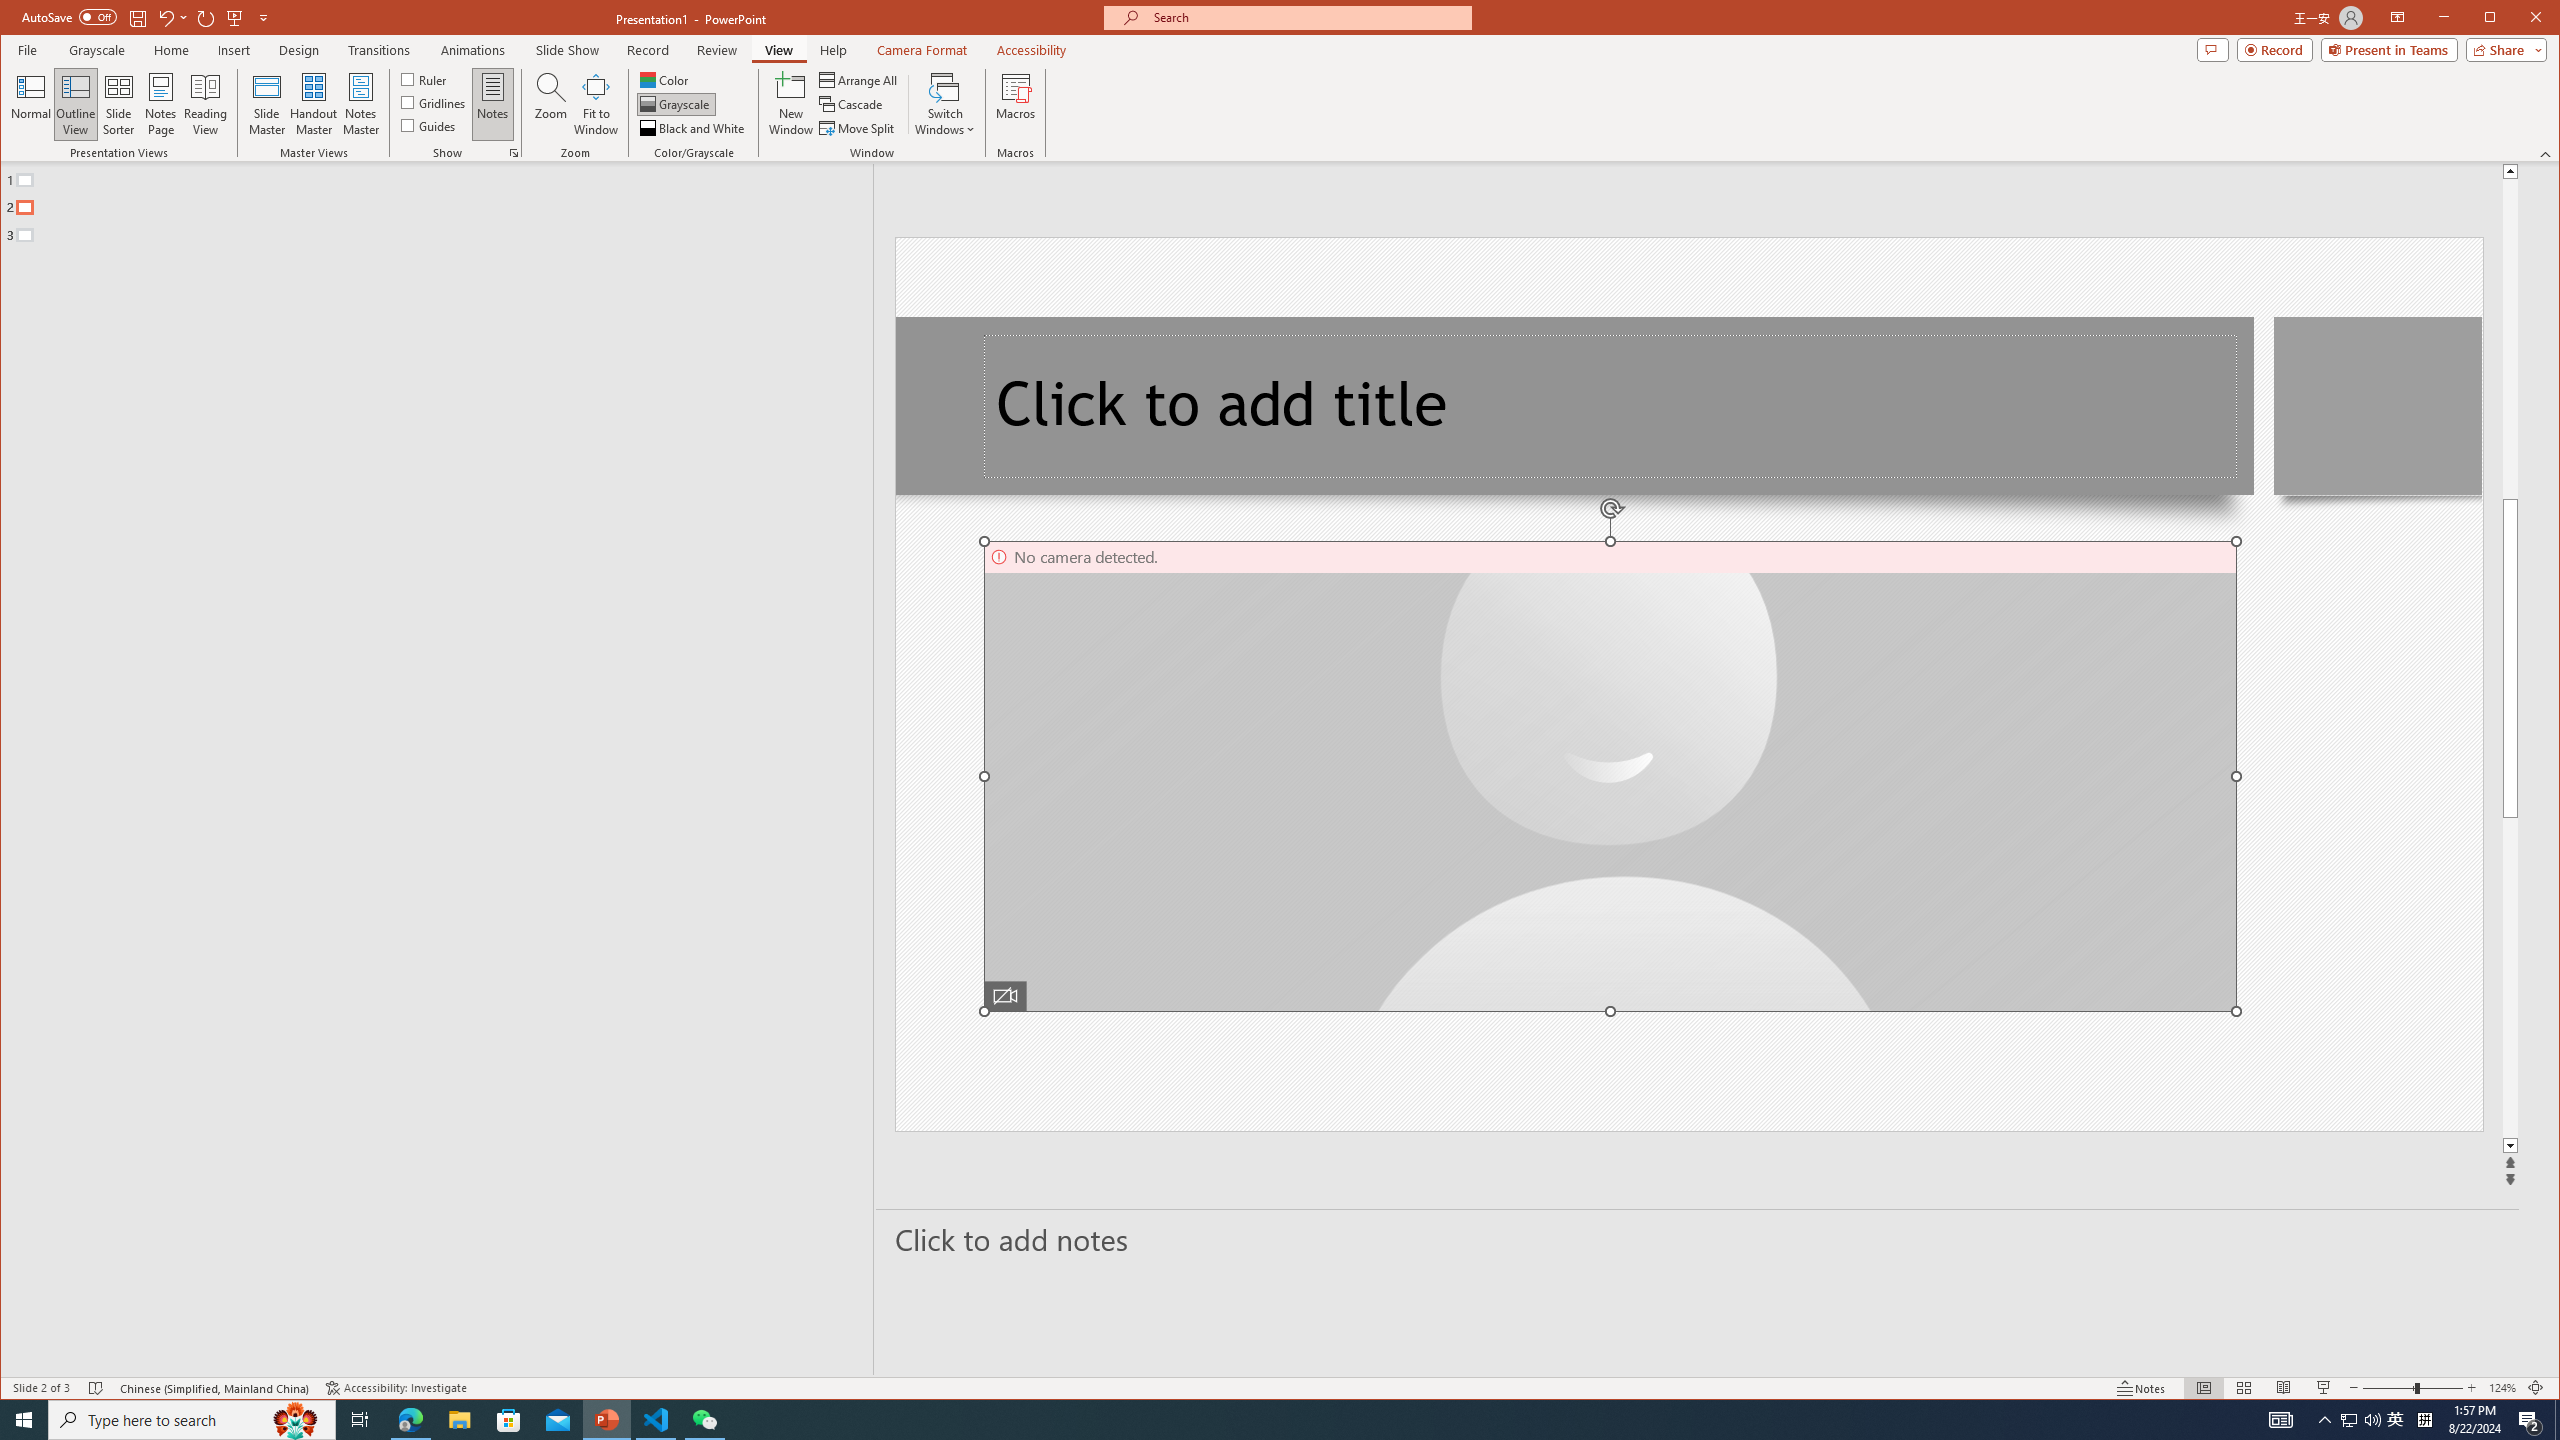 This screenshot has height=1440, width=2560. What do you see at coordinates (423, 78) in the screenshot?
I see `'Ruler'` at bounding box center [423, 78].